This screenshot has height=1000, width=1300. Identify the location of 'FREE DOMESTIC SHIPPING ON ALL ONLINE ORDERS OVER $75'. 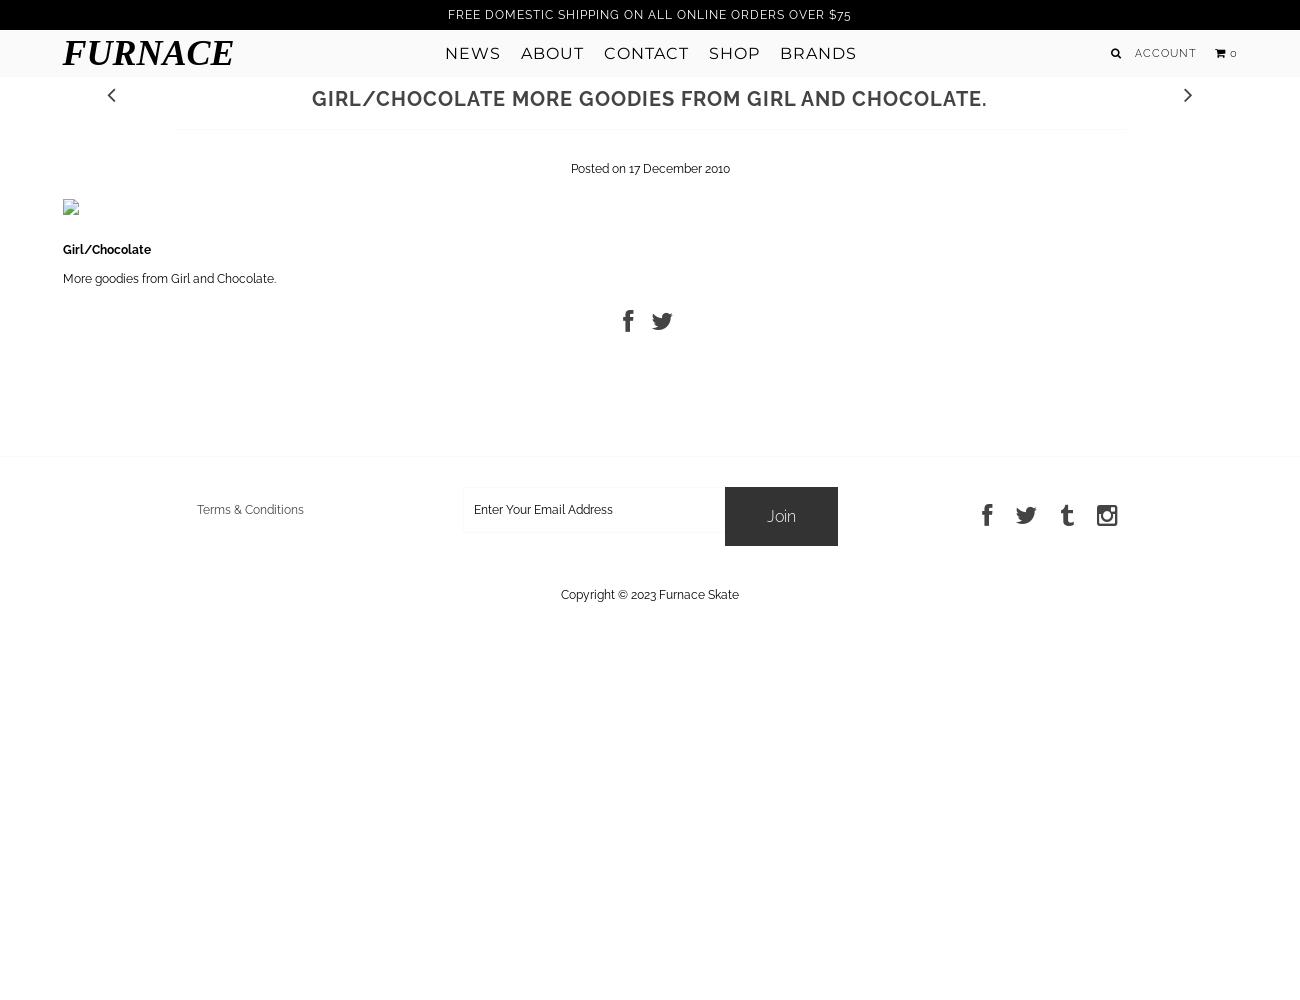
(650, 15).